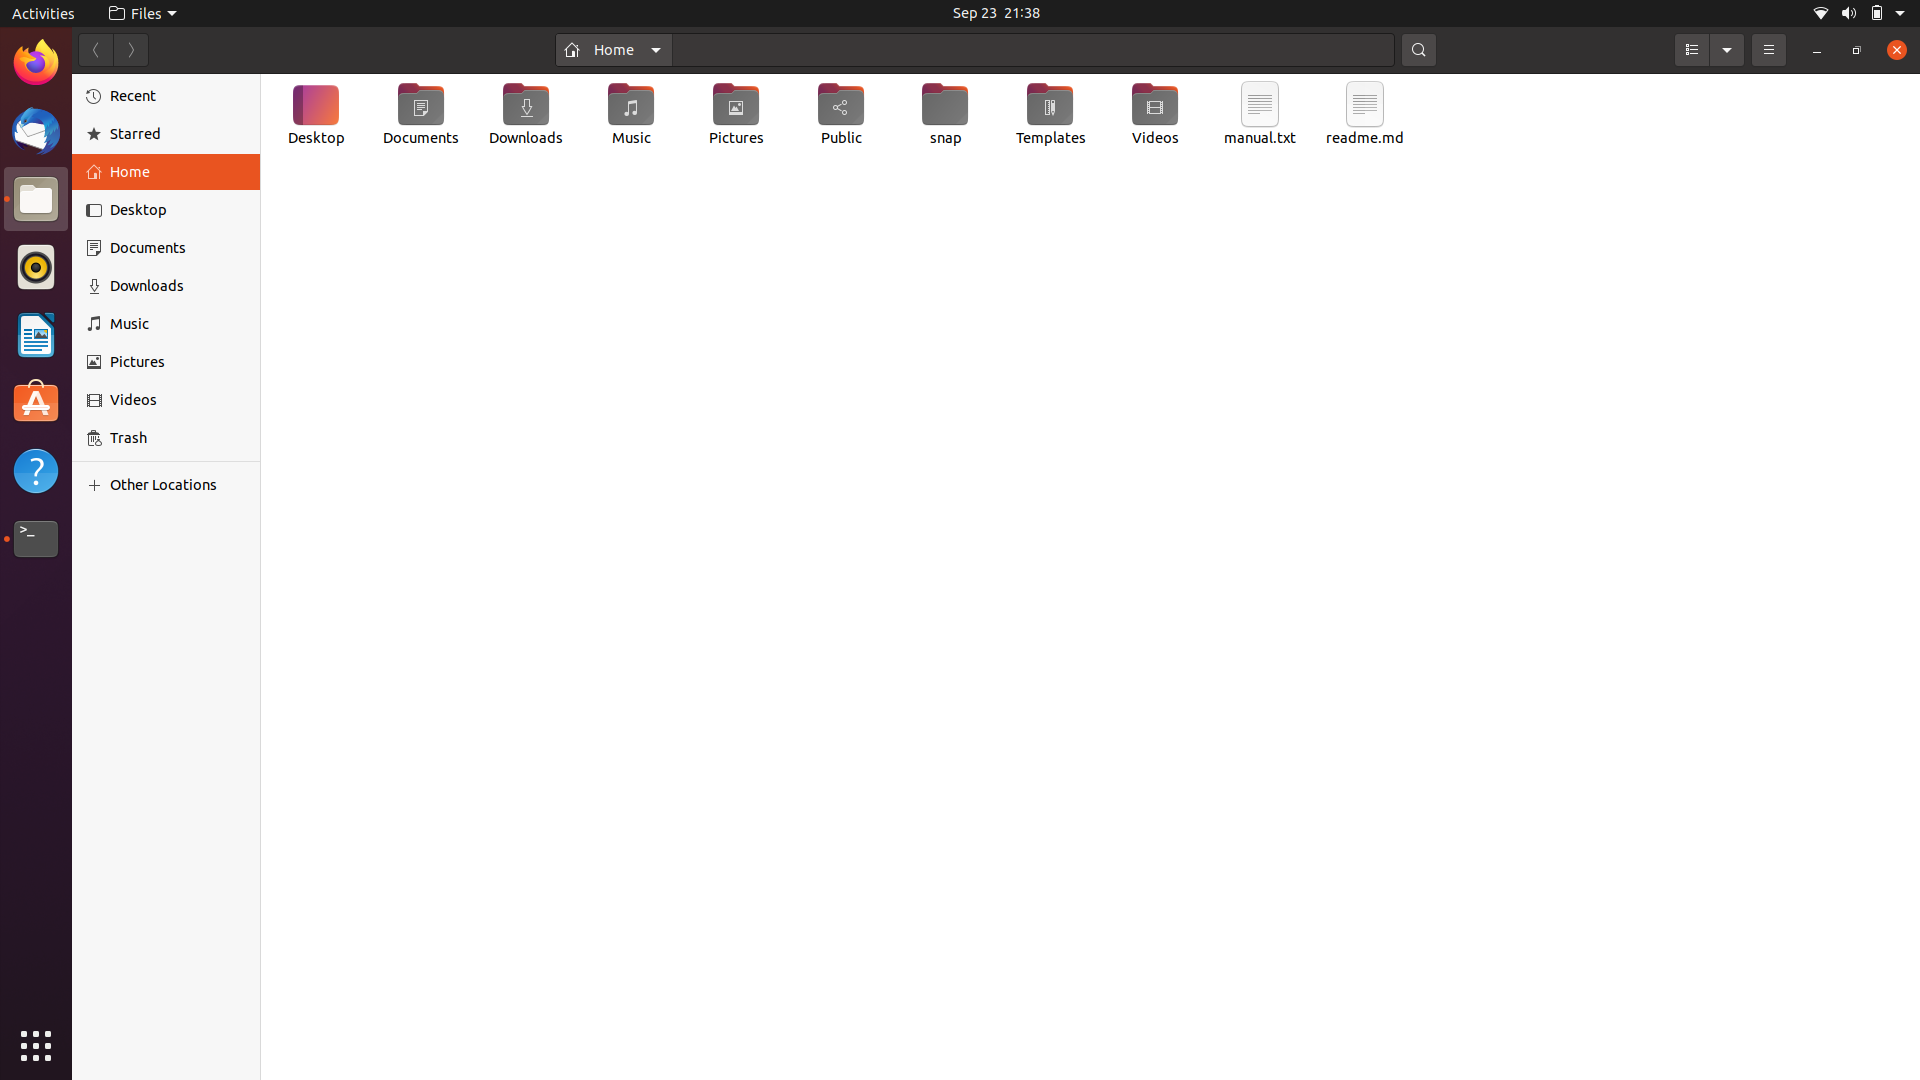 The image size is (1920, 1080). Describe the element at coordinates (1854, 49) in the screenshot. I see `Enlarge the window to full screen` at that location.